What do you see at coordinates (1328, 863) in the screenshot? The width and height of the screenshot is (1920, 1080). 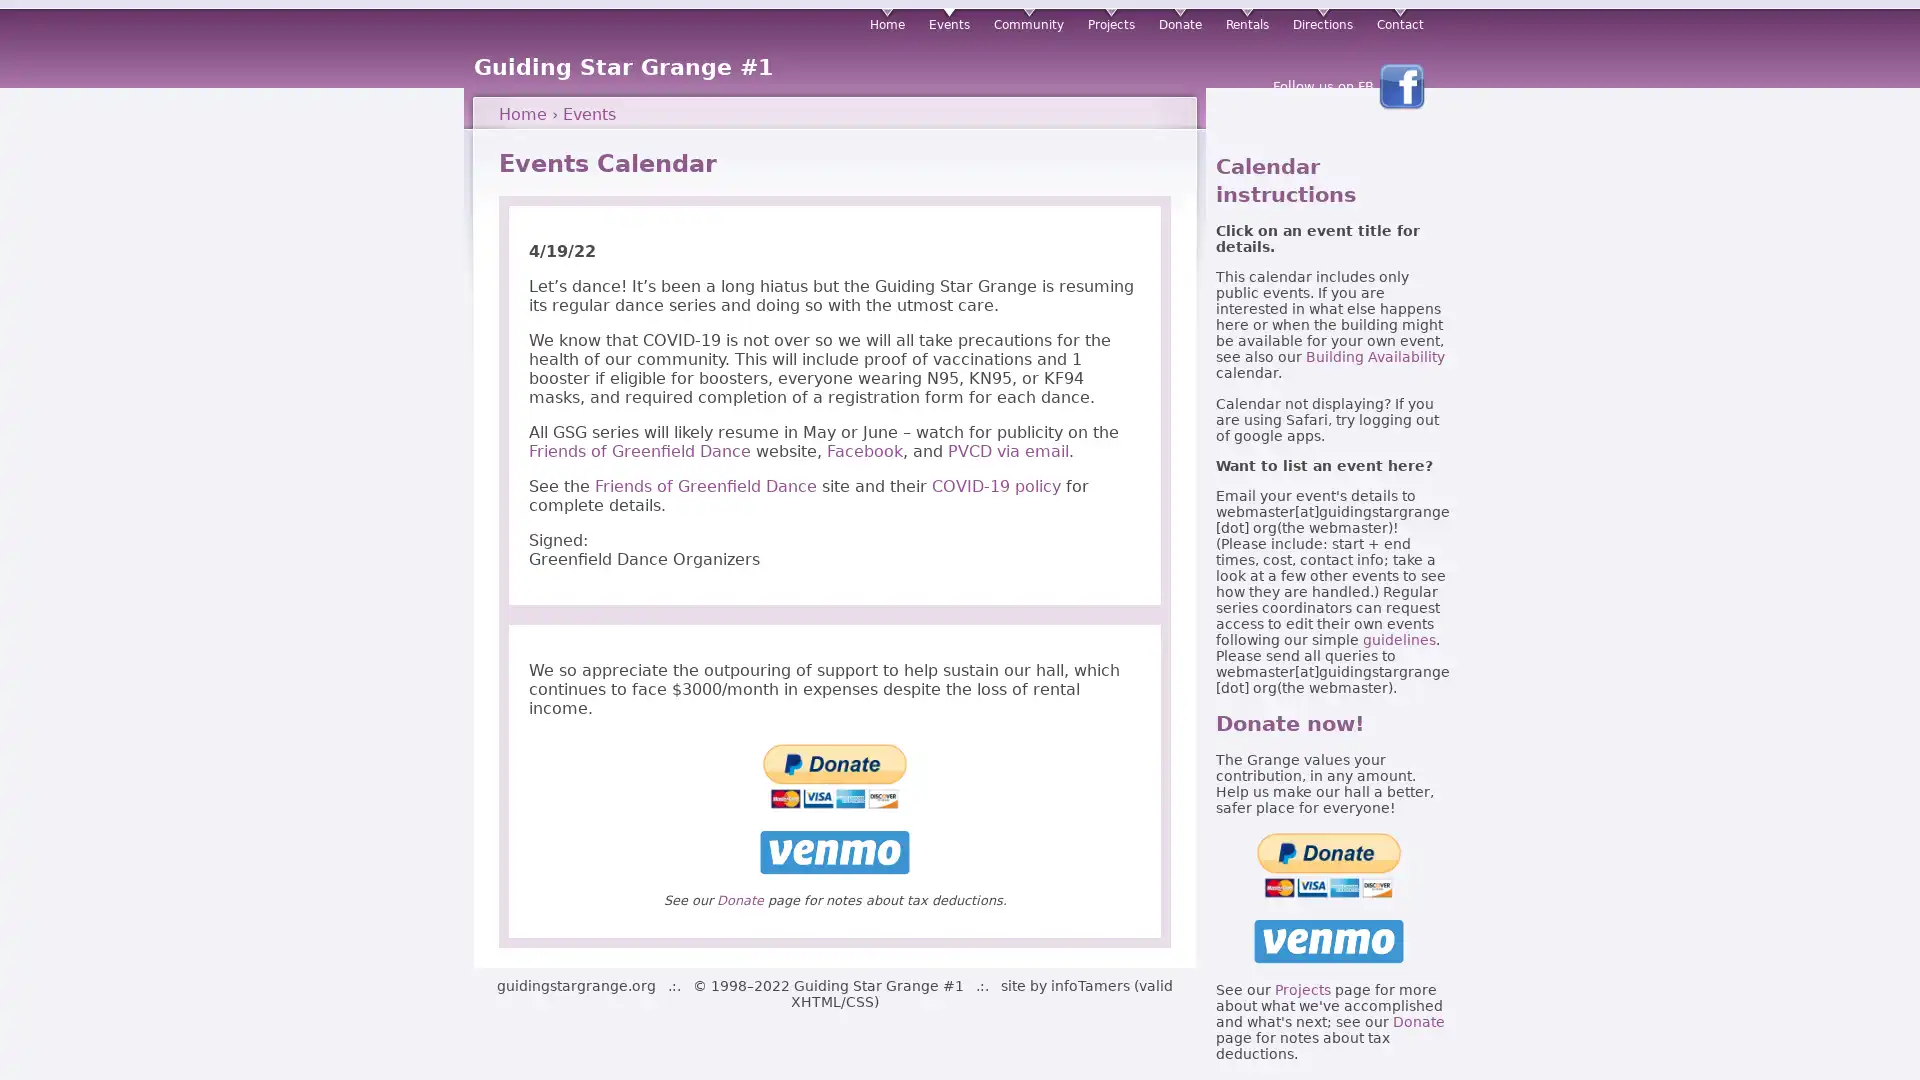 I see `PayPal - The safer, easier way to pay online!` at bounding box center [1328, 863].